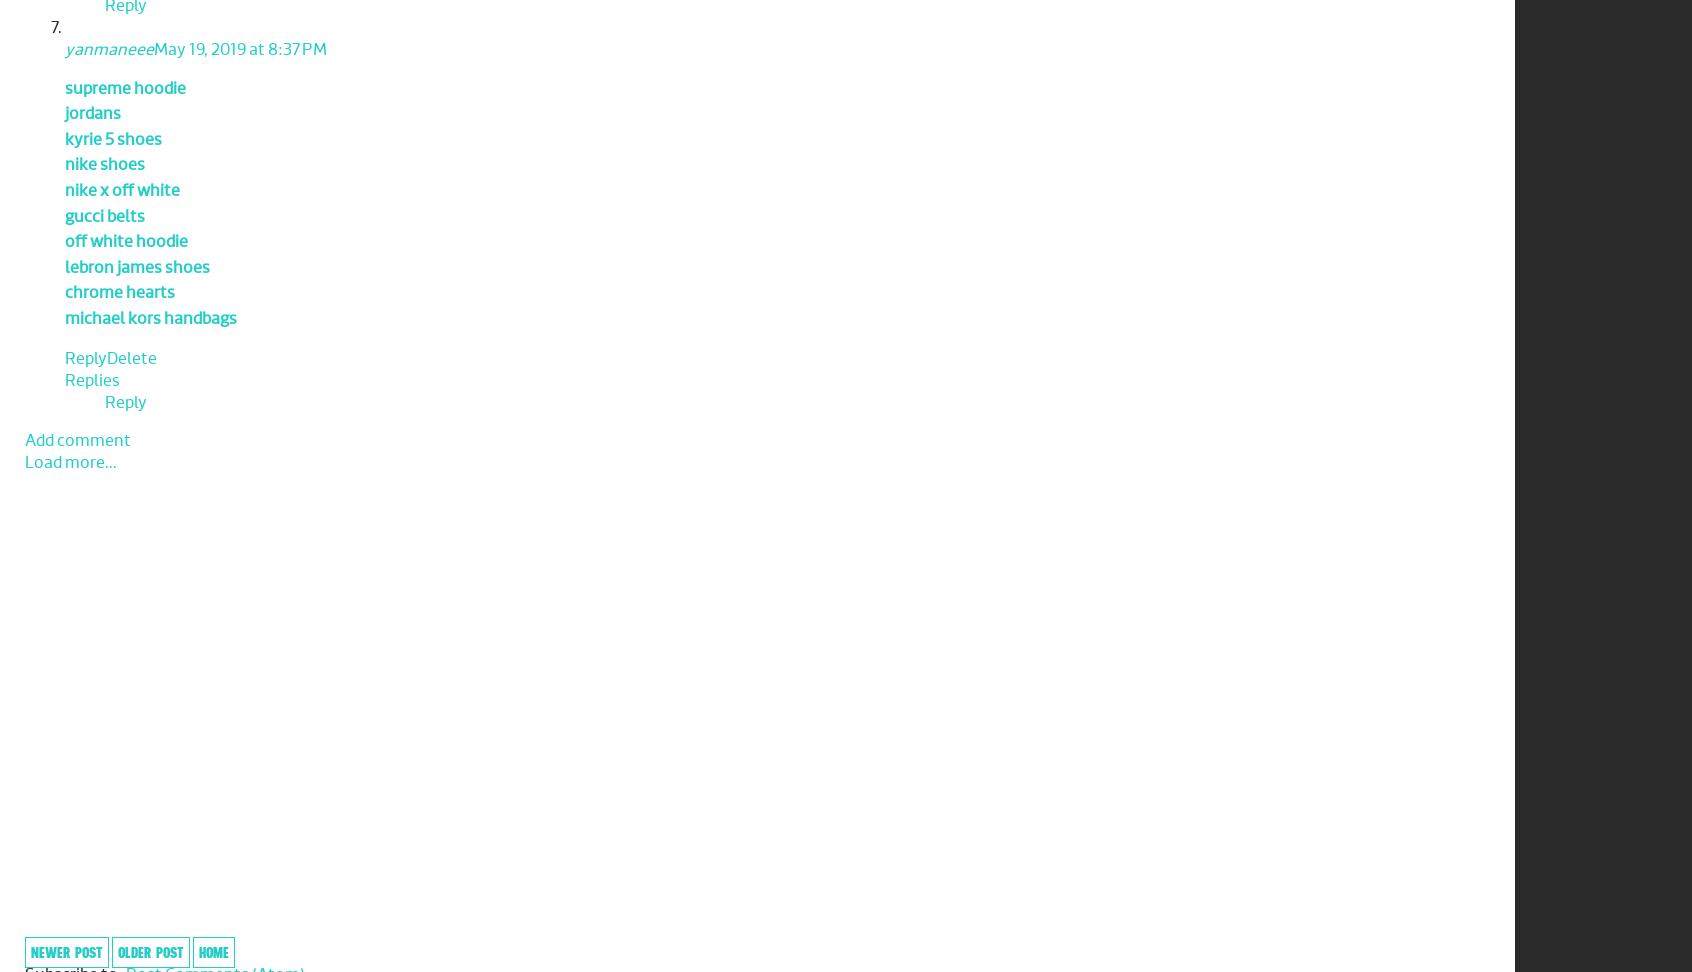 This screenshot has width=1692, height=972. I want to click on 'supreme hoodie', so click(125, 86).